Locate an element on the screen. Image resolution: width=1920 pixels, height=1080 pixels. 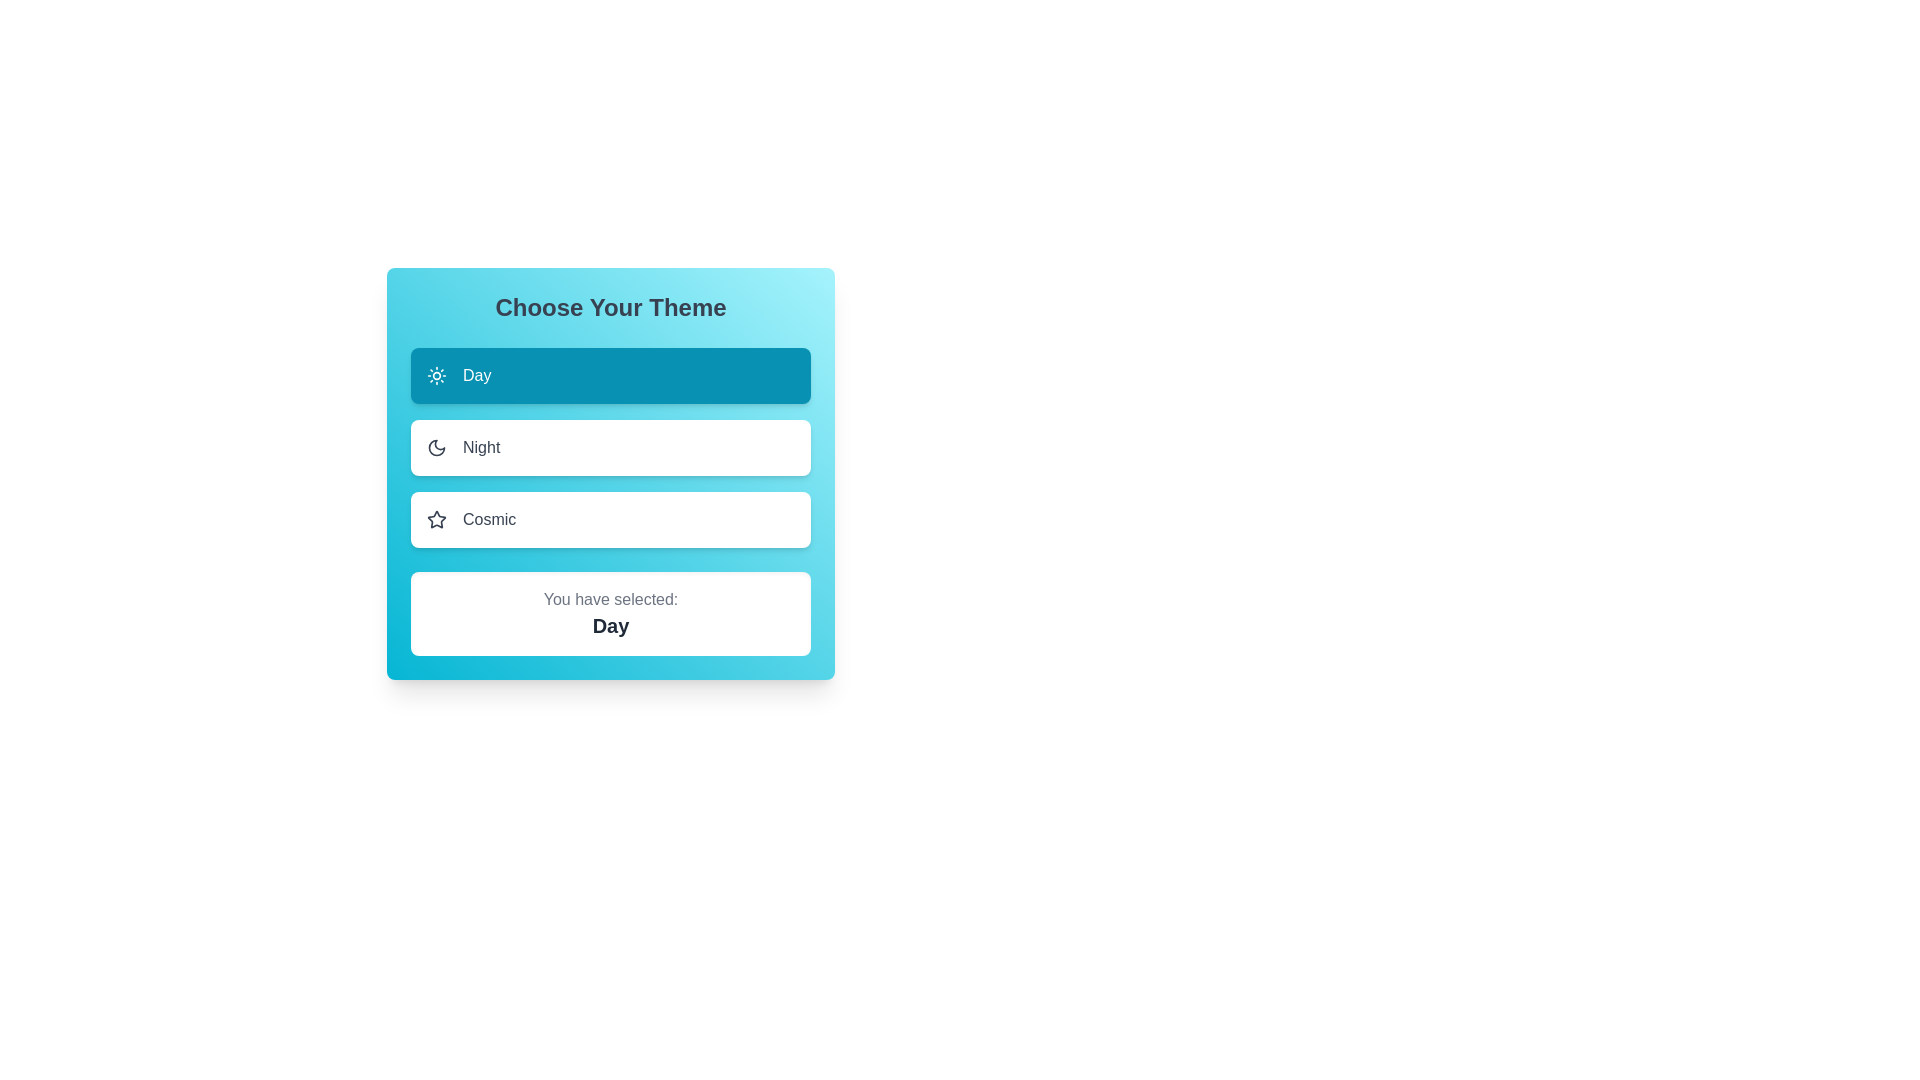
the decorative icon located on the left side of the uppermost rounded rectangular button labeled 'Day' is located at coordinates (435, 375).